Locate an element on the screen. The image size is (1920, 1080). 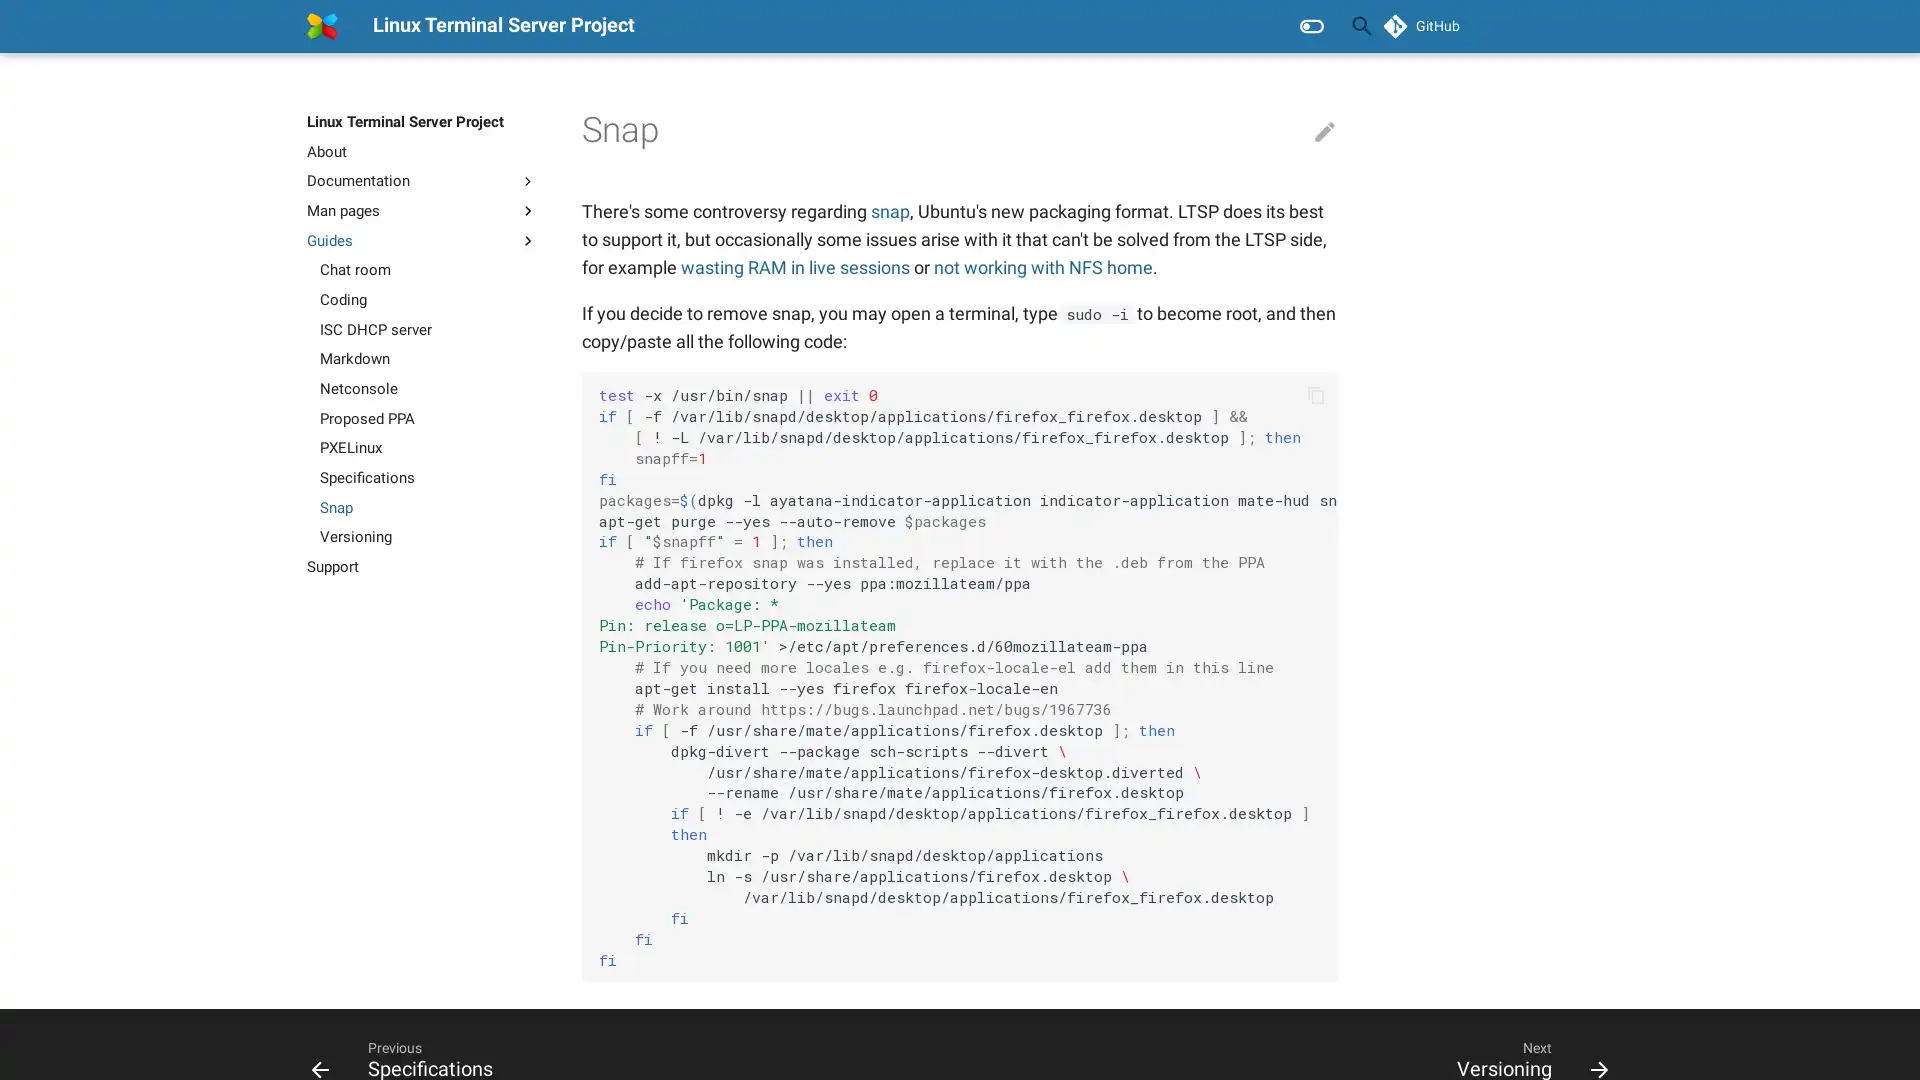
Copy to clipboard is located at coordinates (1315, 394).